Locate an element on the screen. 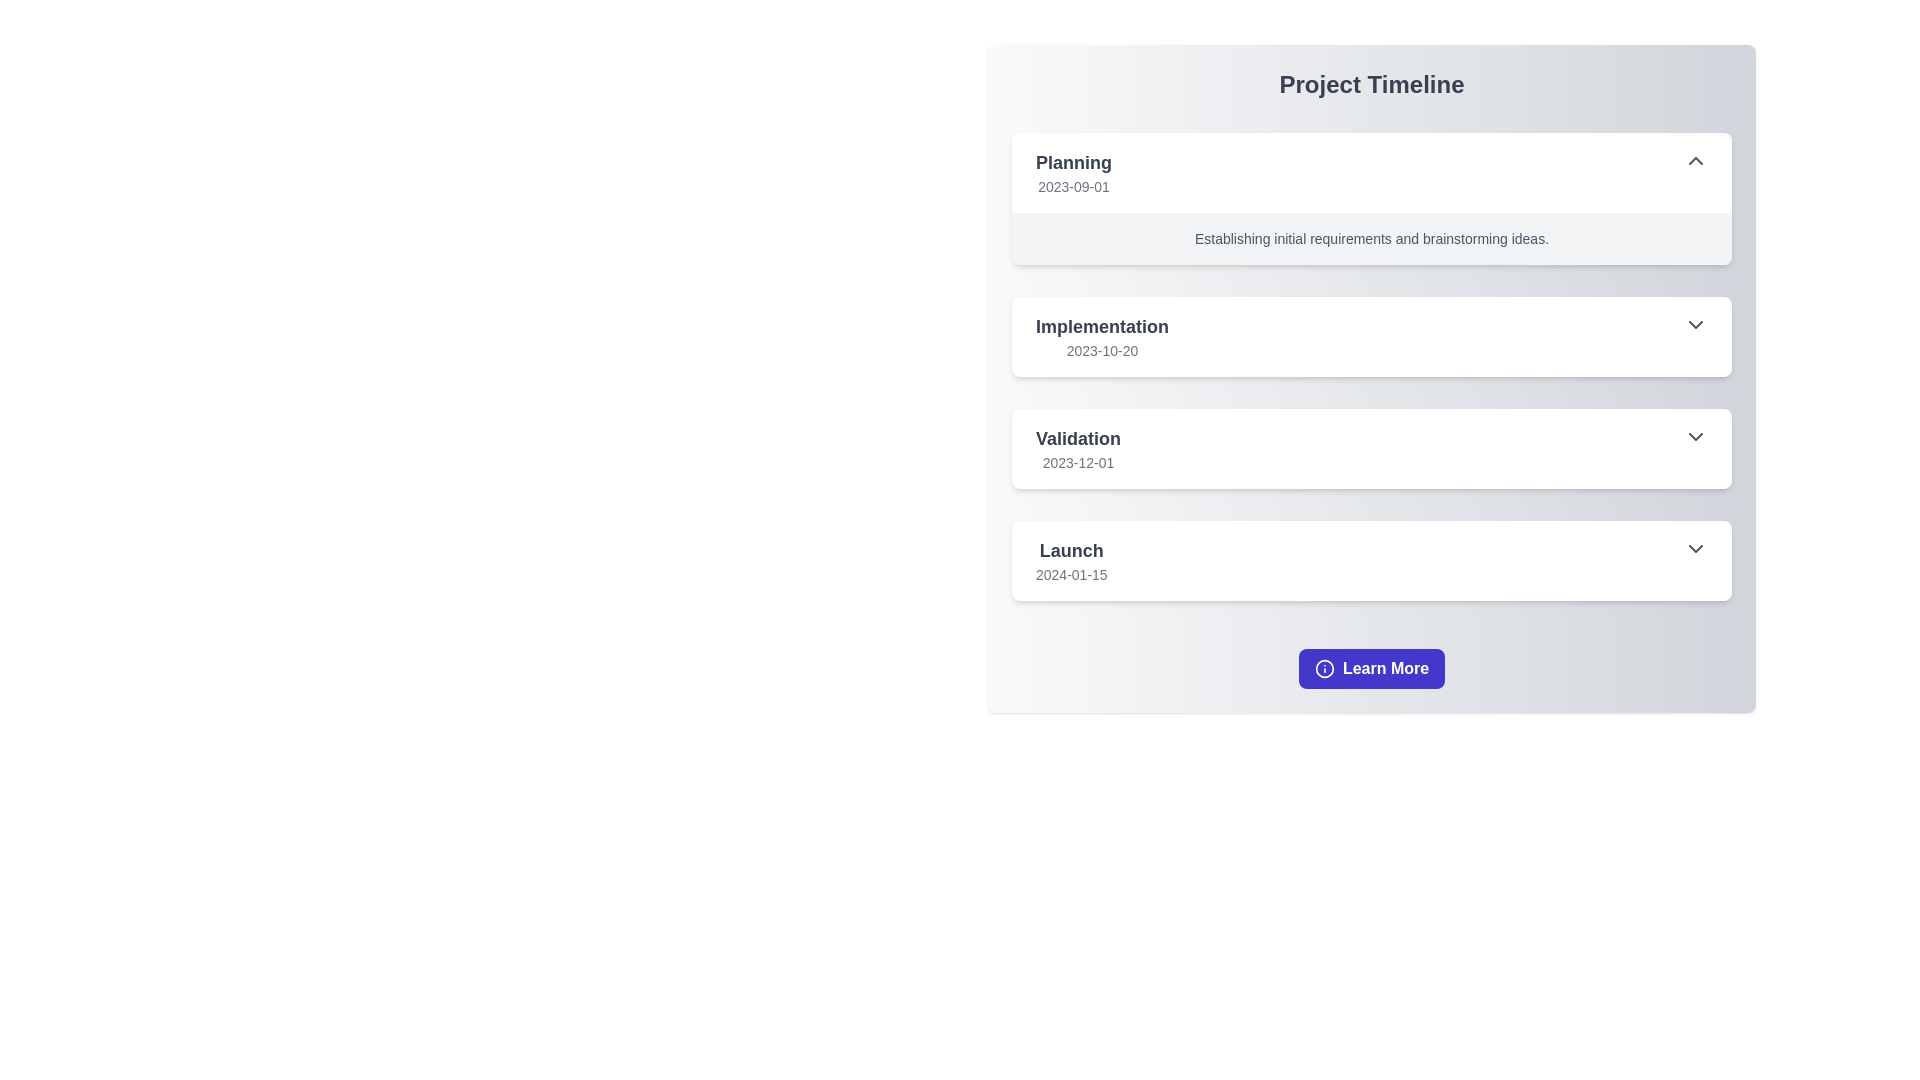  text from the date label located beneath the 'Validation' title in the 'Validation' section of the 'Project Timeline' is located at coordinates (1077, 462).